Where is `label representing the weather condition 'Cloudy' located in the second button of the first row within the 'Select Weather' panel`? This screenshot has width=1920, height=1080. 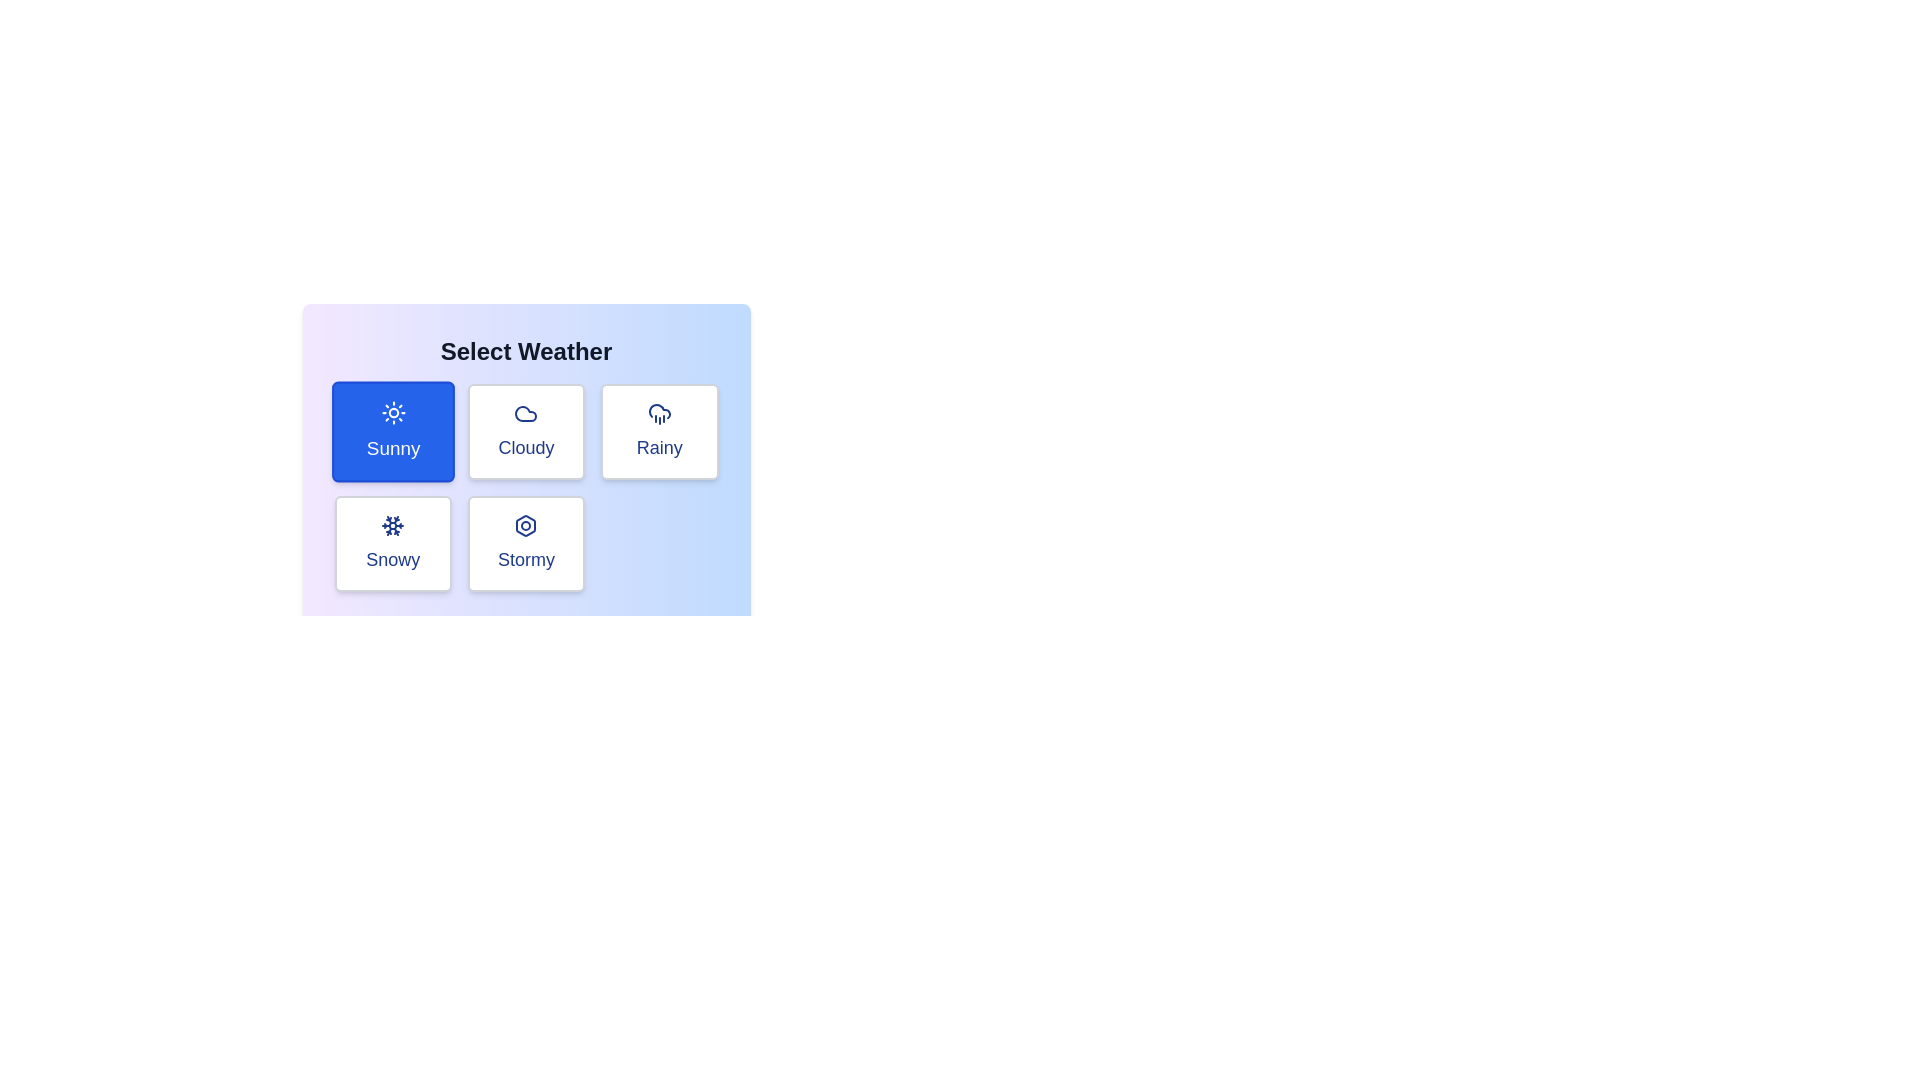 label representing the weather condition 'Cloudy' located in the second button of the first row within the 'Select Weather' panel is located at coordinates (526, 446).